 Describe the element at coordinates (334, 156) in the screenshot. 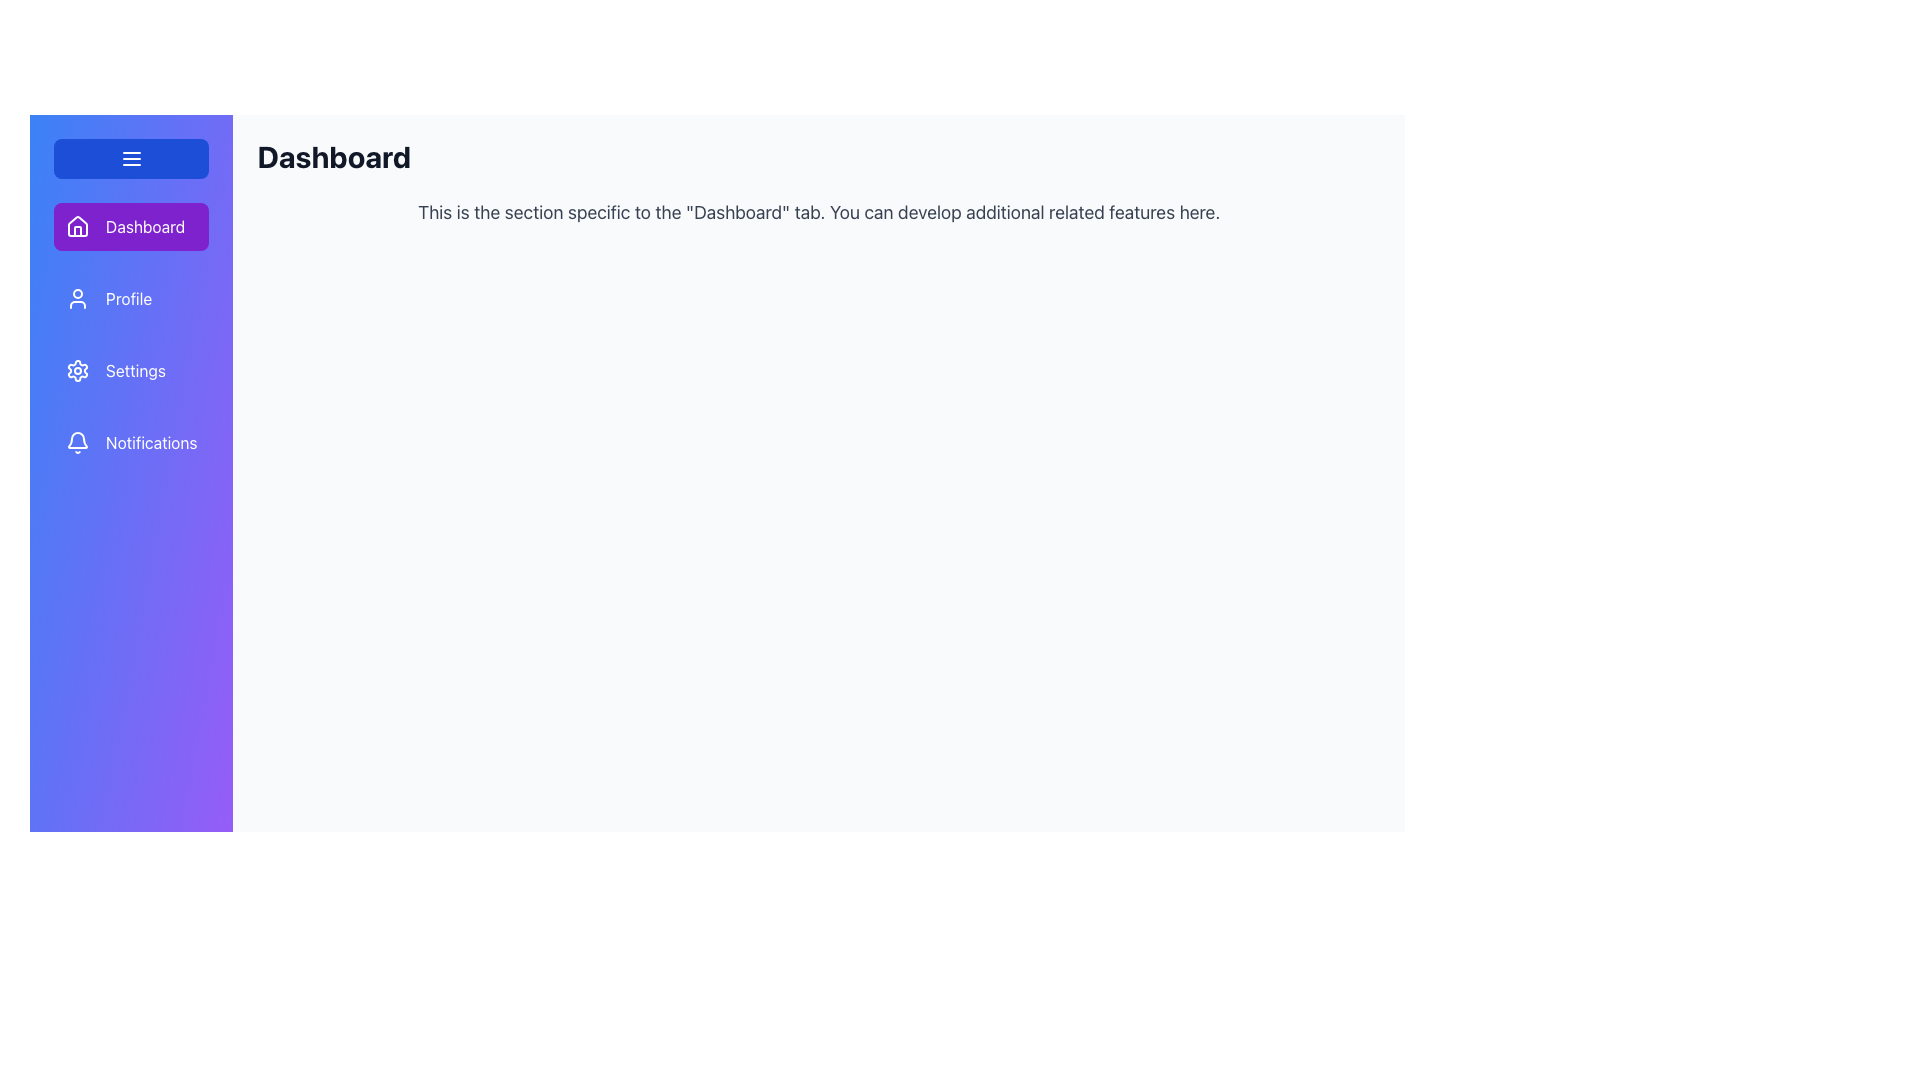

I see `the title text labeled 'Dashboard', which is bold, large, and aligned to the left at the top of the content area` at that location.